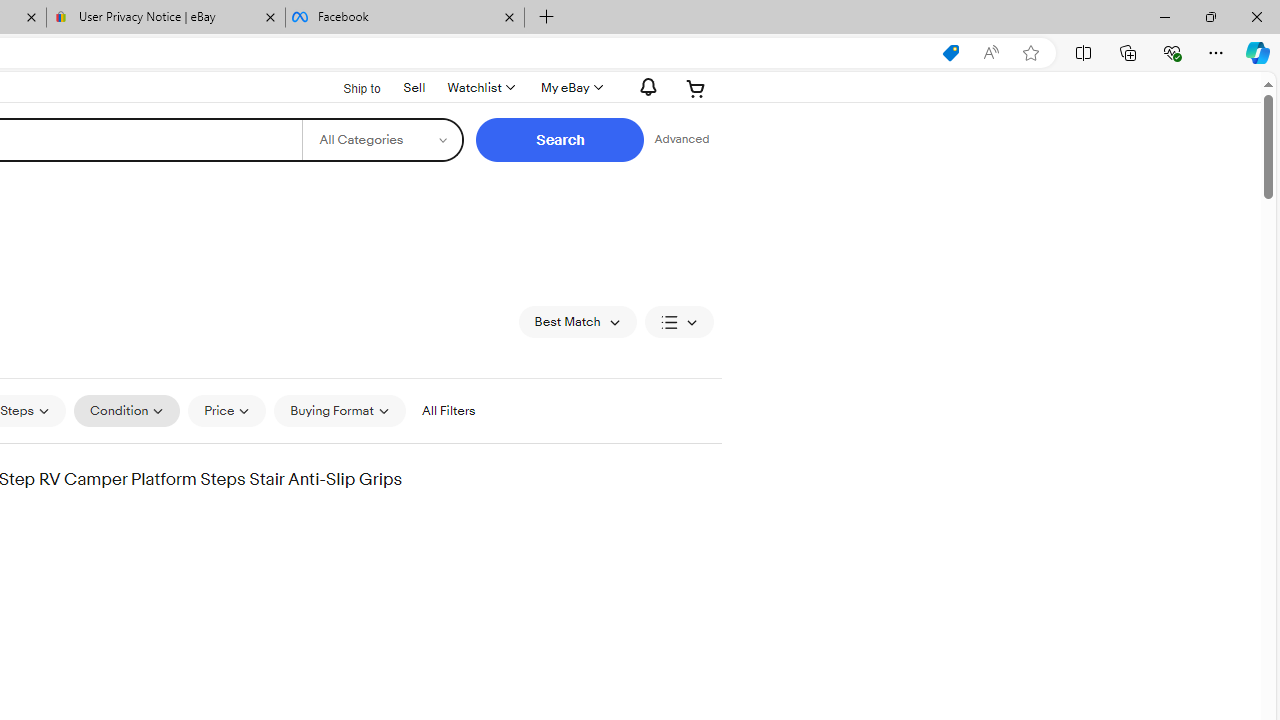 The image size is (1280, 720). I want to click on 'AutomationID: gh-eb-Alerts', so click(645, 86).